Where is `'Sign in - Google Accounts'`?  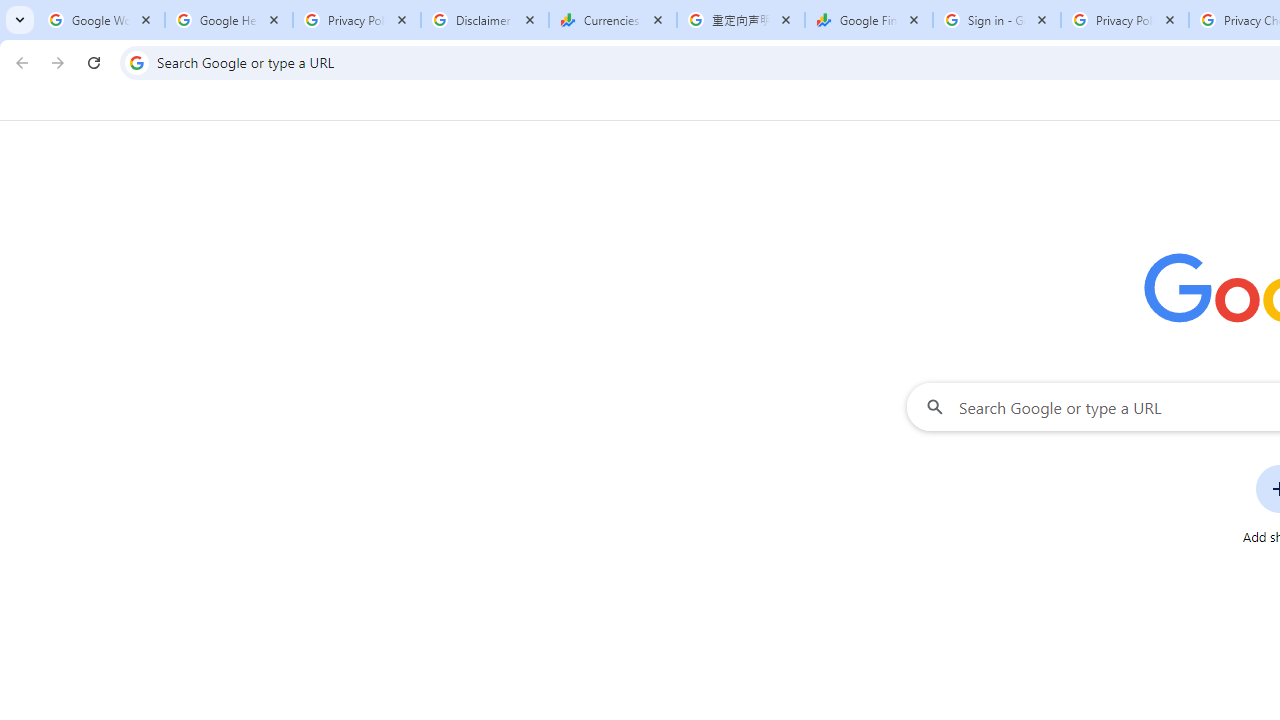 'Sign in - Google Accounts' is located at coordinates (997, 20).